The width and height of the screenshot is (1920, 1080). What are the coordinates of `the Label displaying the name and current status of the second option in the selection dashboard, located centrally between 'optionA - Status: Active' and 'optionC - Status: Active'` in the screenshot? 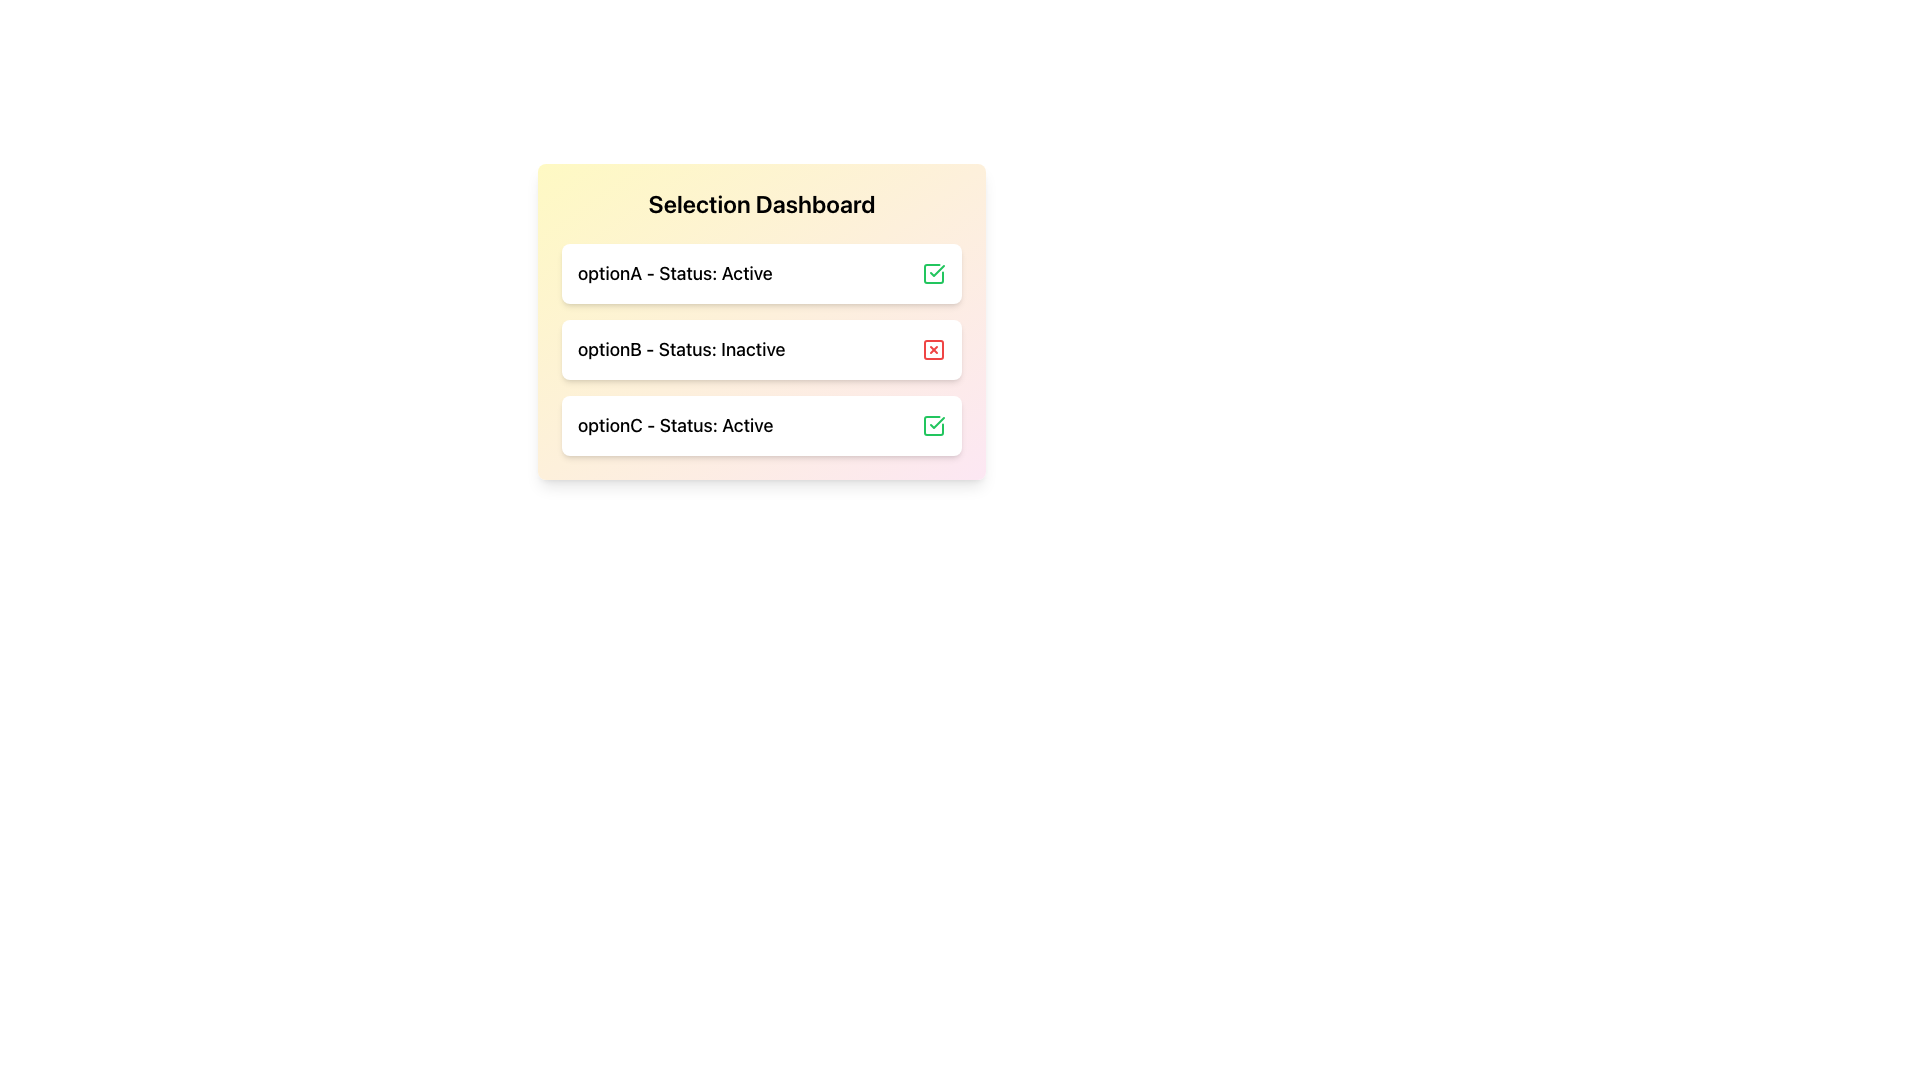 It's located at (681, 349).